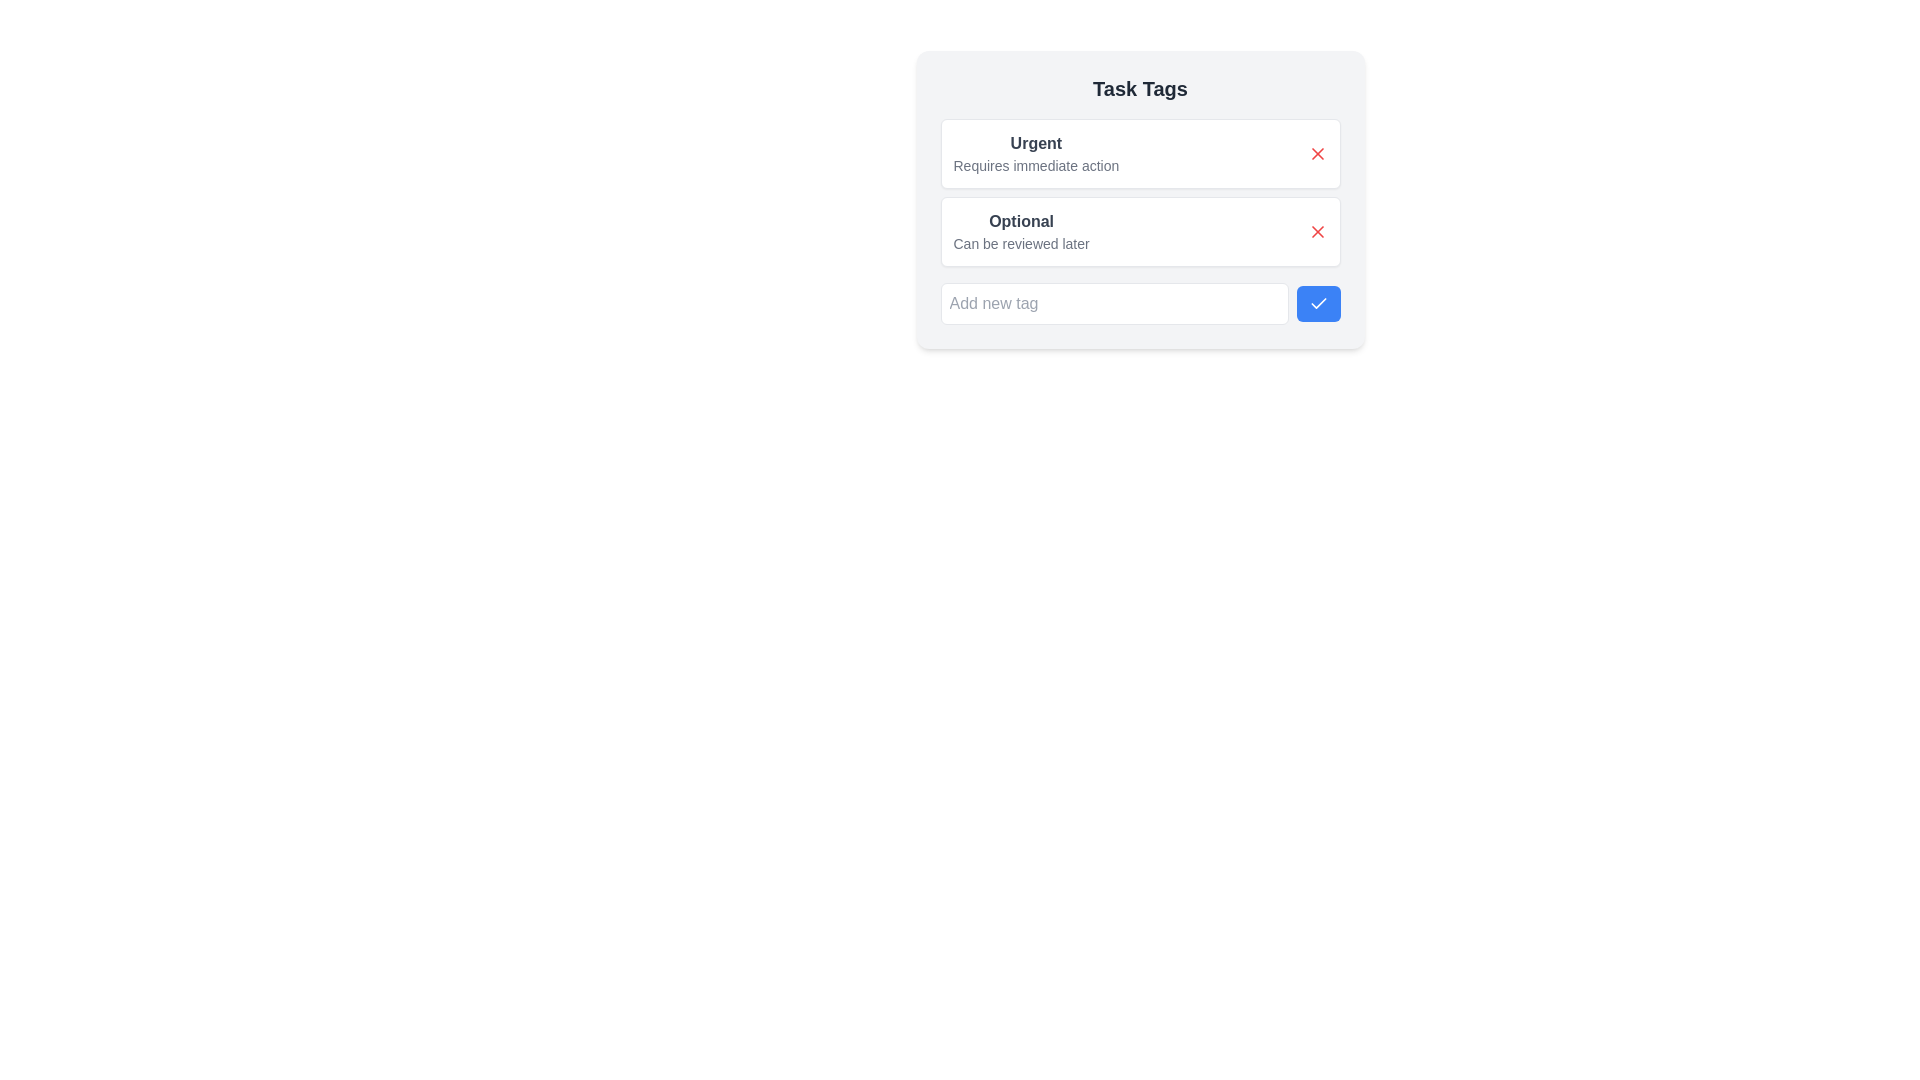 The image size is (1920, 1080). What do you see at coordinates (1036, 142) in the screenshot?
I see `the Text label indicating the urgency of the associated task, which is located at the top of the 'Task Tags' card and above the description 'Requires immediate action'` at bounding box center [1036, 142].